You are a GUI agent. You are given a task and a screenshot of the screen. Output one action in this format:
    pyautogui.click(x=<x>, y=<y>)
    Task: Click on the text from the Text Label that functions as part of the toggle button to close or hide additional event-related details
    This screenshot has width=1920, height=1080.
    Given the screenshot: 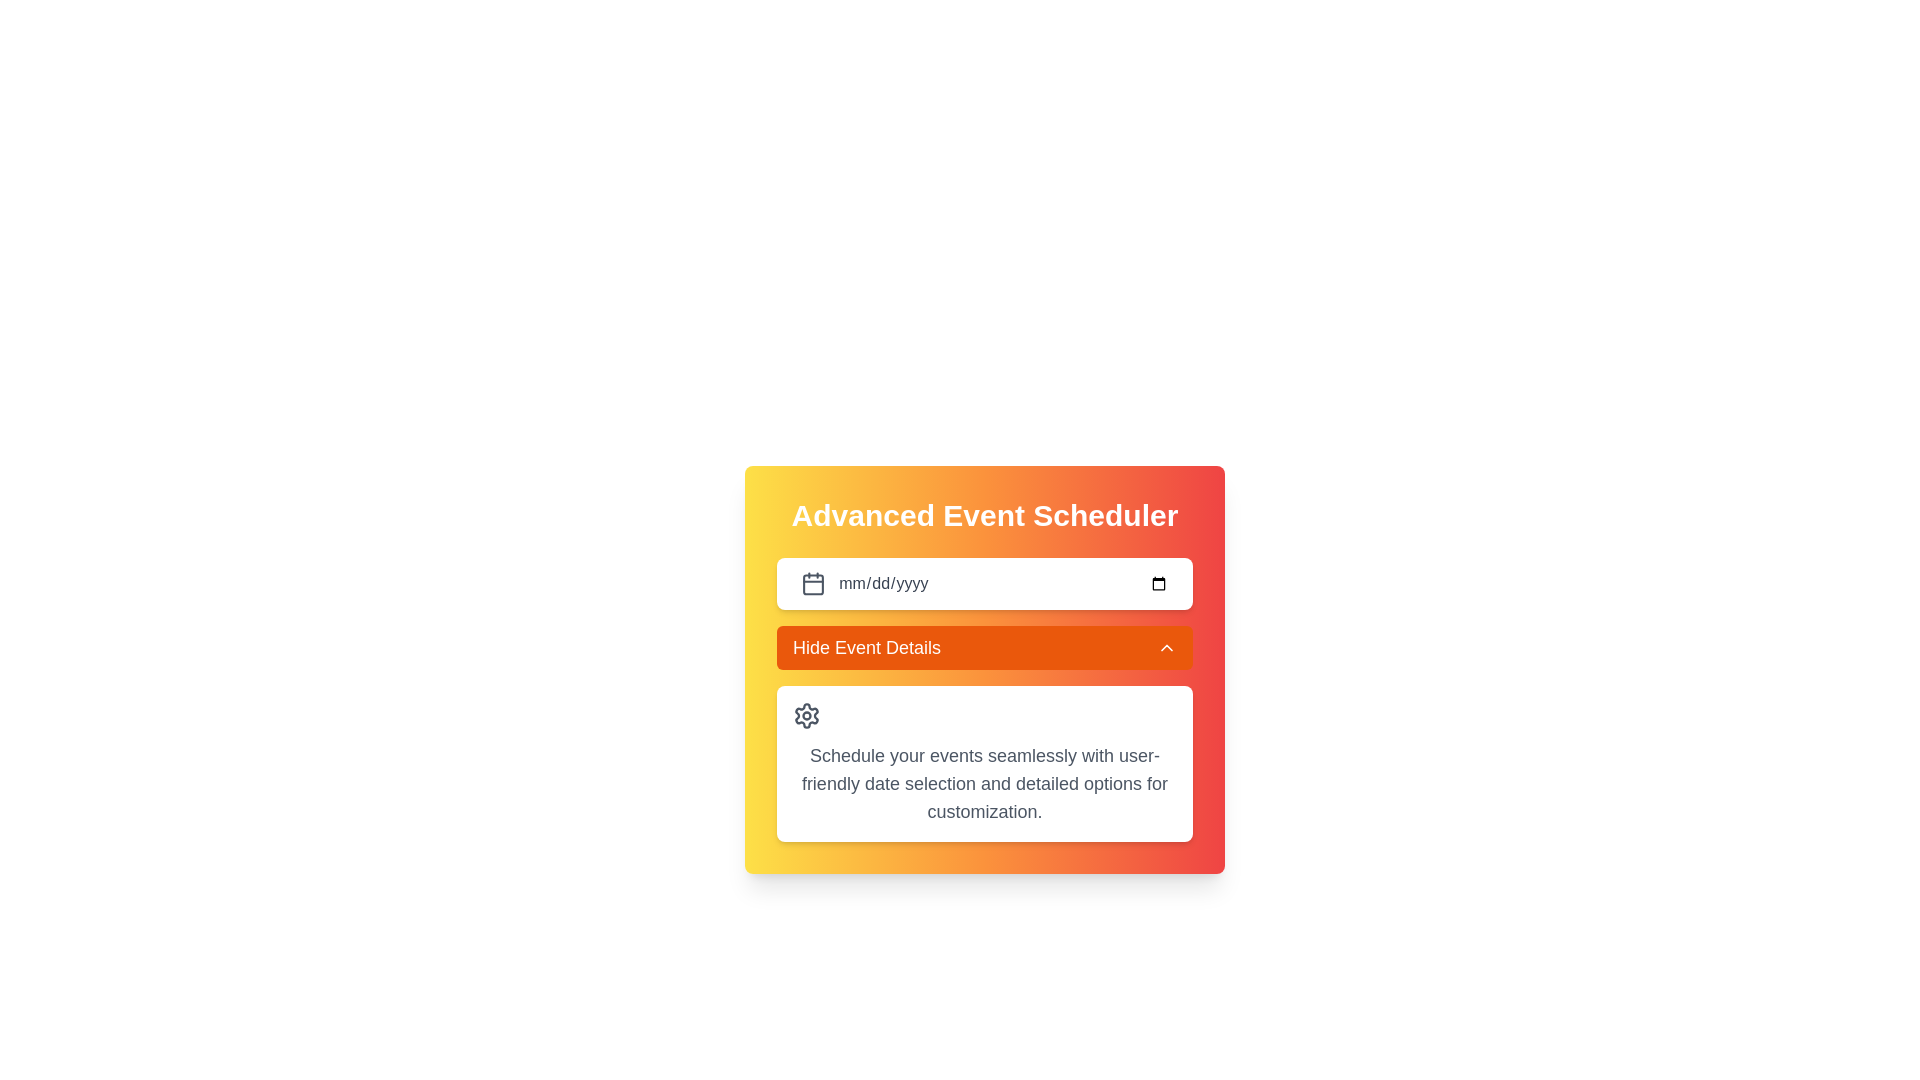 What is the action you would take?
    pyautogui.click(x=867, y=648)
    